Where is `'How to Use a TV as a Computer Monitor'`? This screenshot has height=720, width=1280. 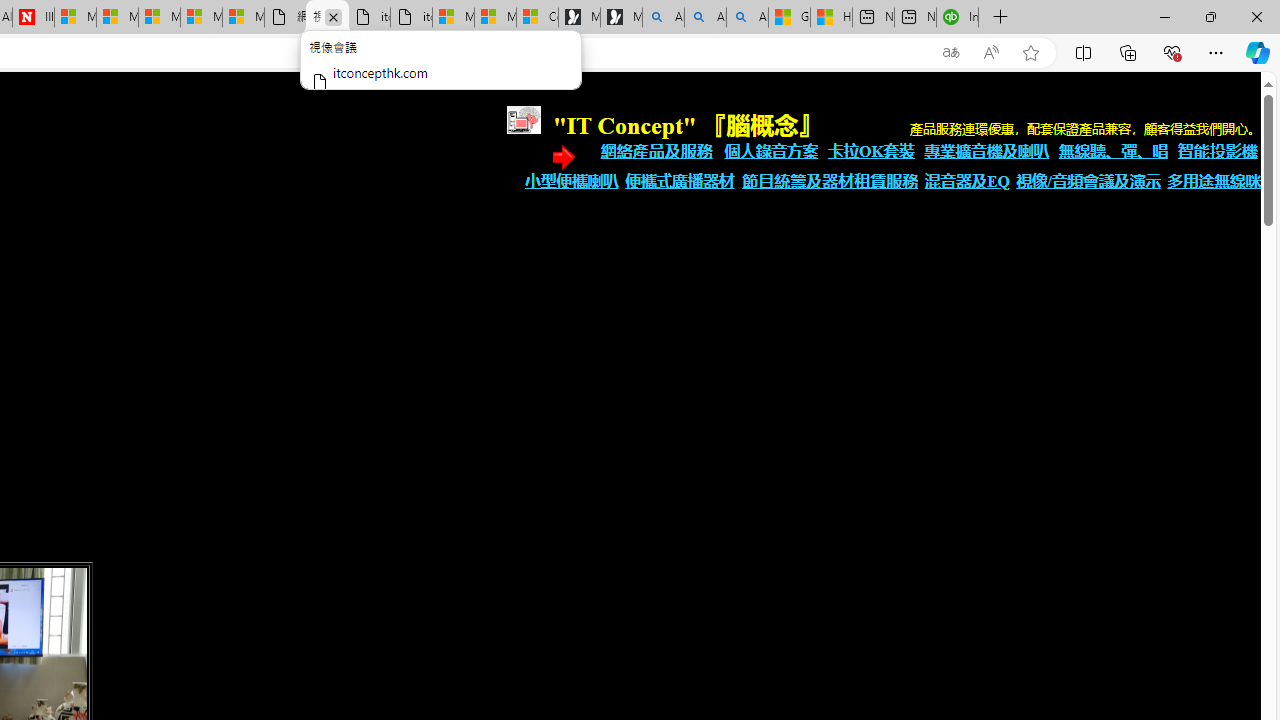
'How to Use a TV as a Computer Monitor' is located at coordinates (832, 17).